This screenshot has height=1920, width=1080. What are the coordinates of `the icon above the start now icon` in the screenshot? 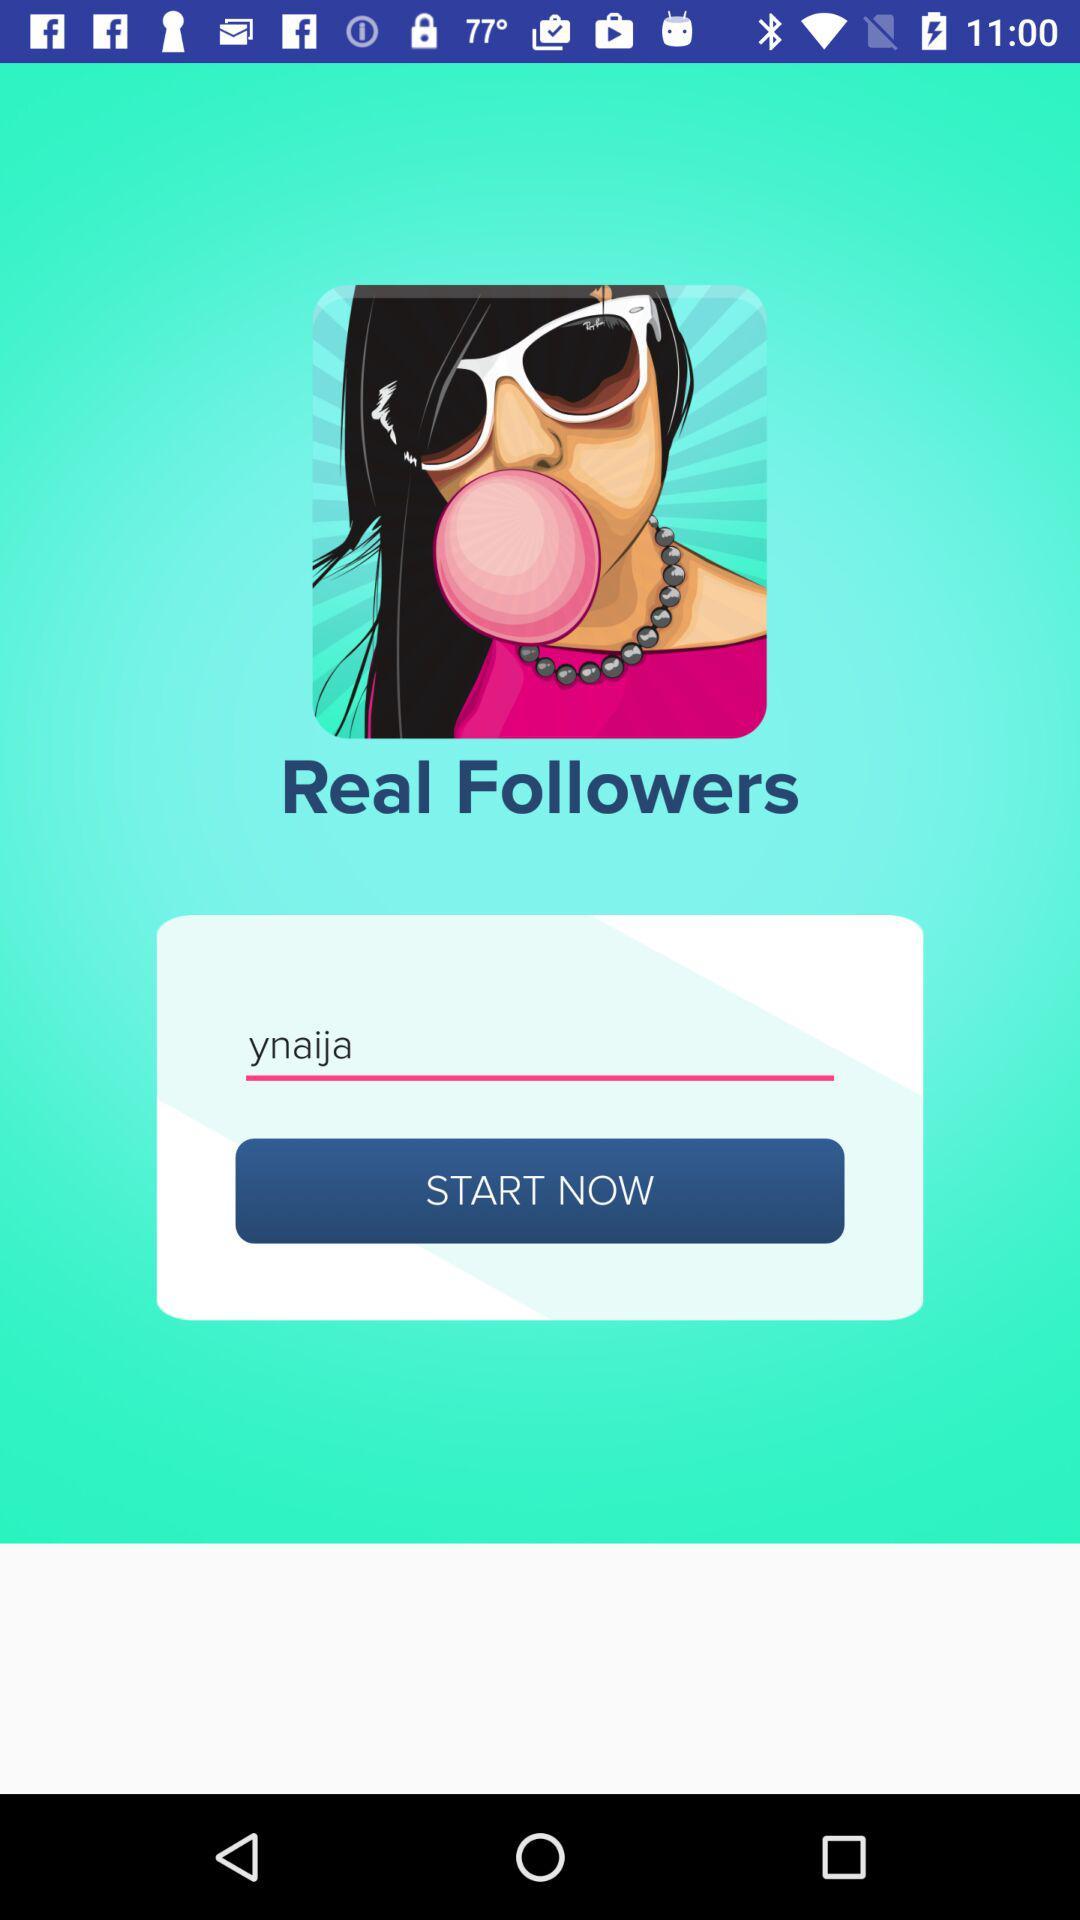 It's located at (540, 1045).